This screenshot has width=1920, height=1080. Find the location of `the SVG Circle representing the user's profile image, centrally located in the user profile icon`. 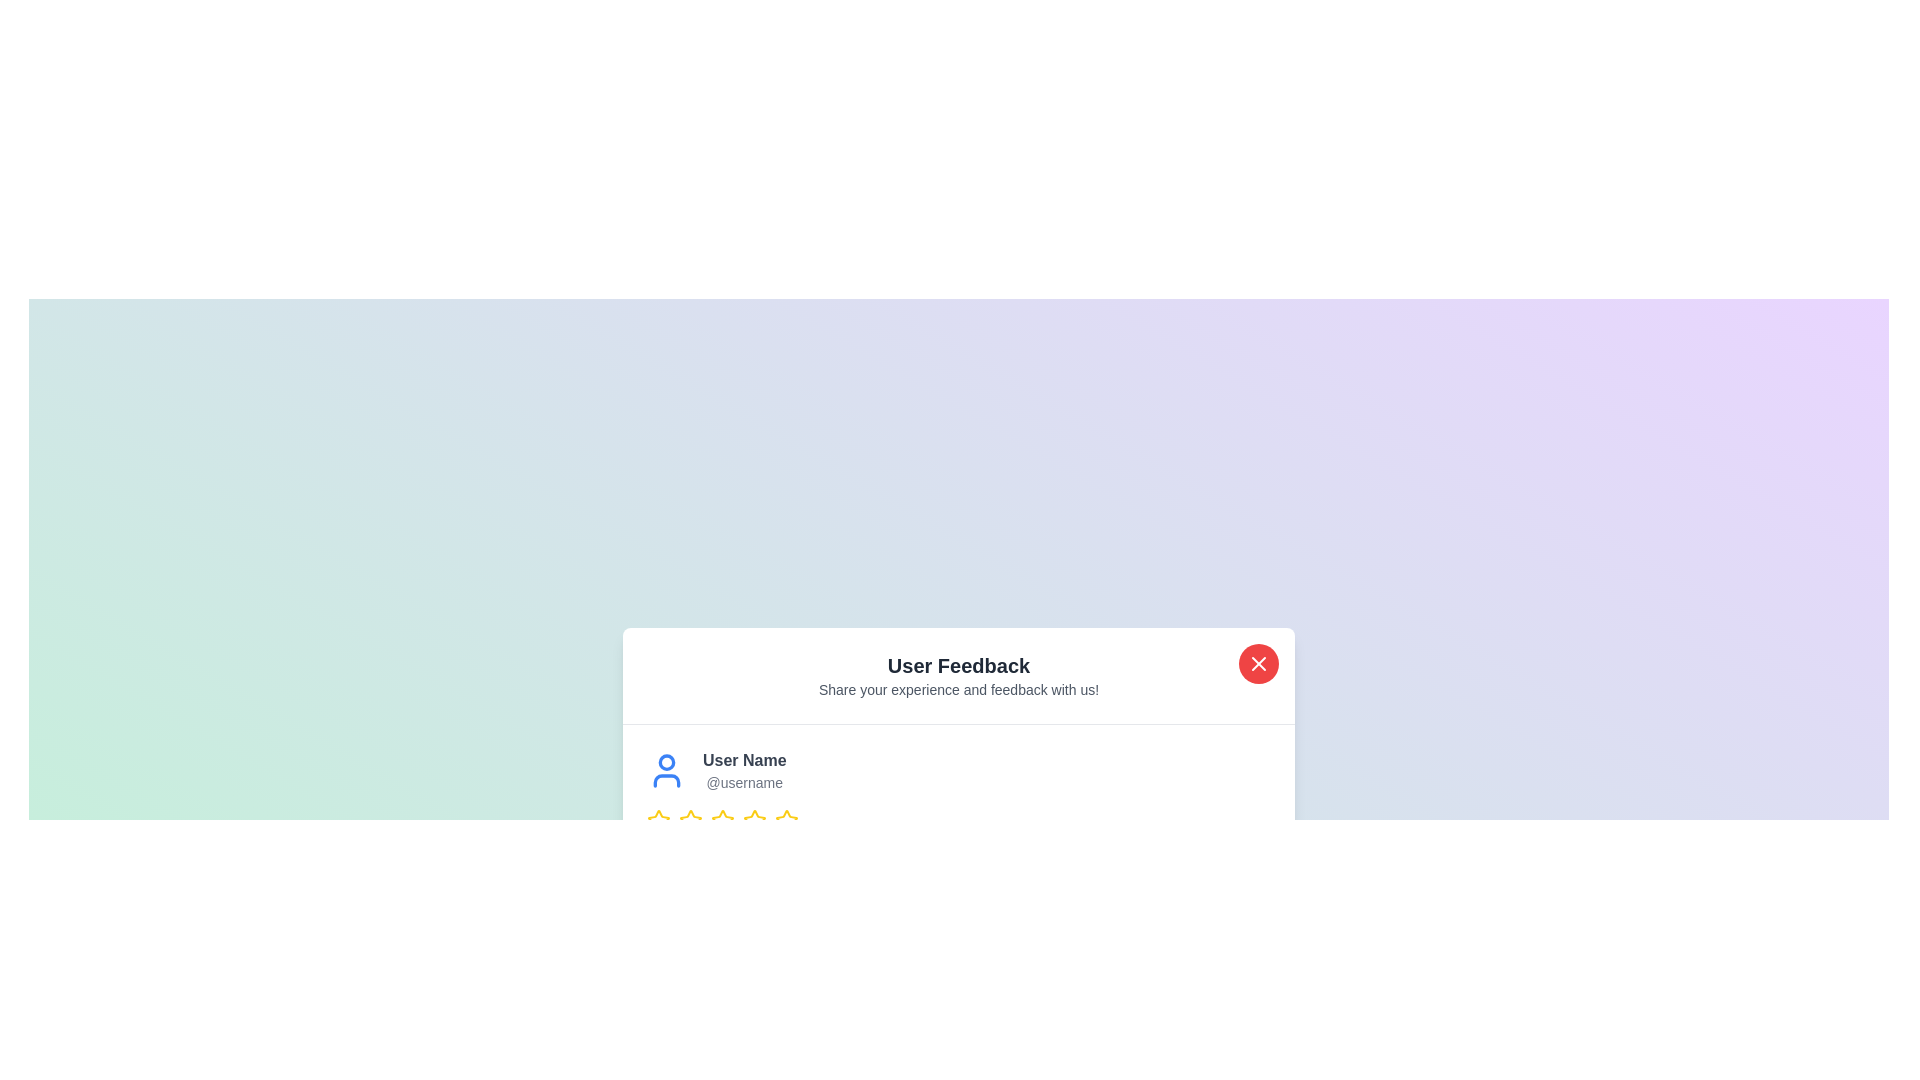

the SVG Circle representing the user's profile image, centrally located in the user profile icon is located at coordinates (667, 762).